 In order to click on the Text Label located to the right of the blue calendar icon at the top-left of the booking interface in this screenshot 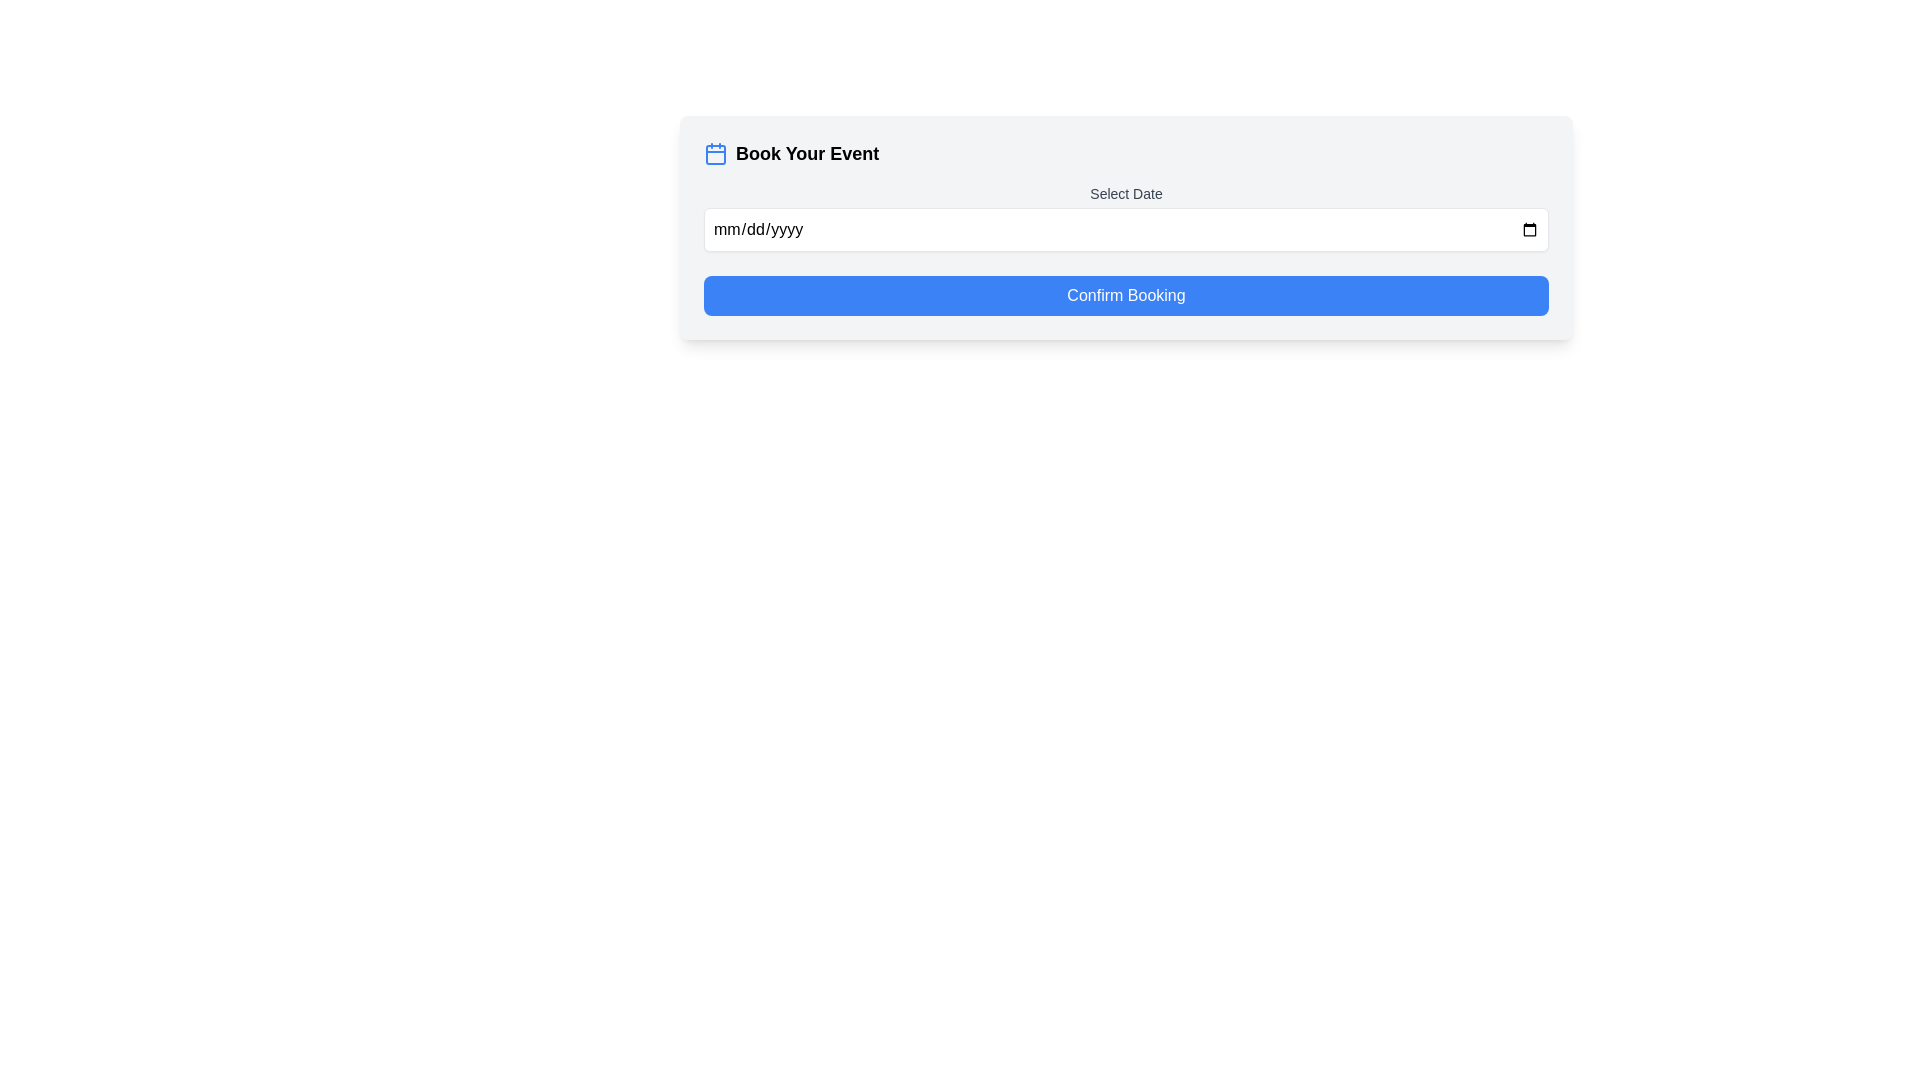, I will do `click(807, 153)`.